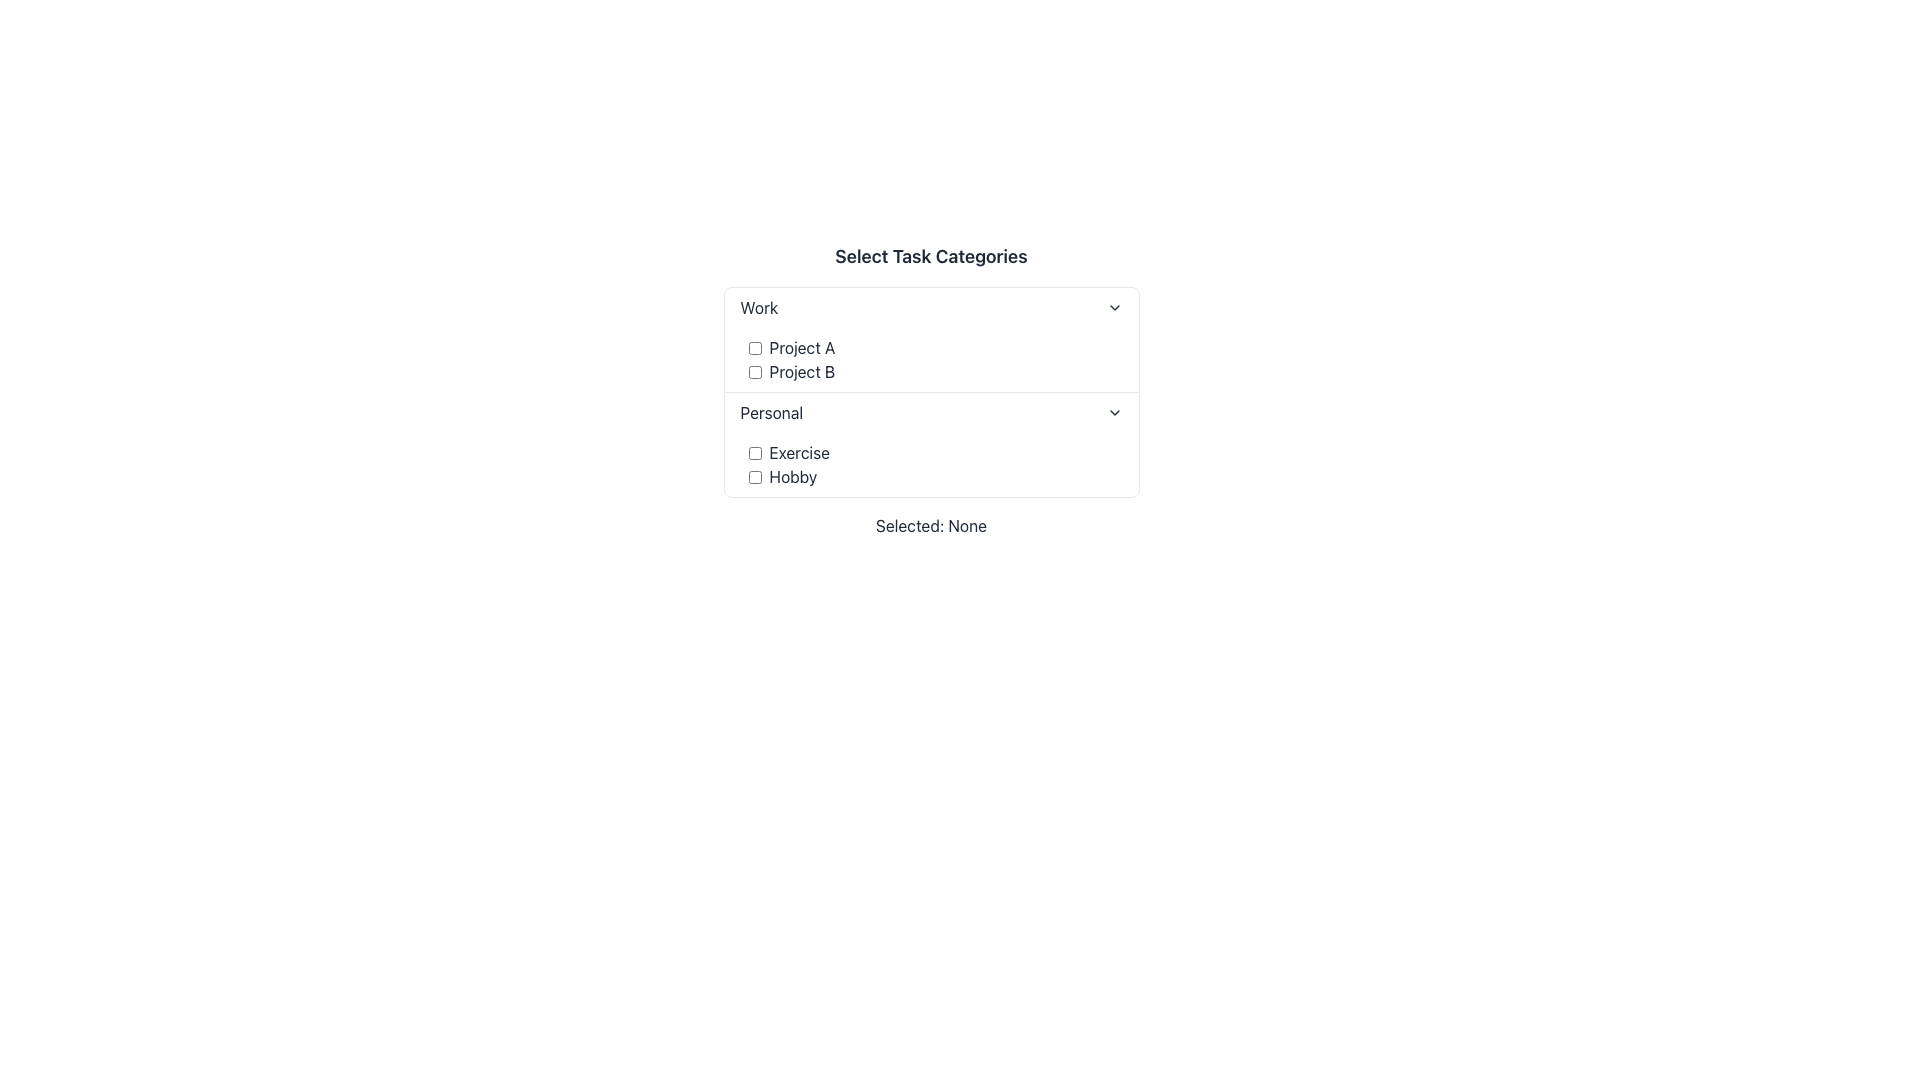 The height and width of the screenshot is (1080, 1920). What do you see at coordinates (753, 452) in the screenshot?
I see `the 'Exercise' checkbox in the 'Personal' section` at bounding box center [753, 452].